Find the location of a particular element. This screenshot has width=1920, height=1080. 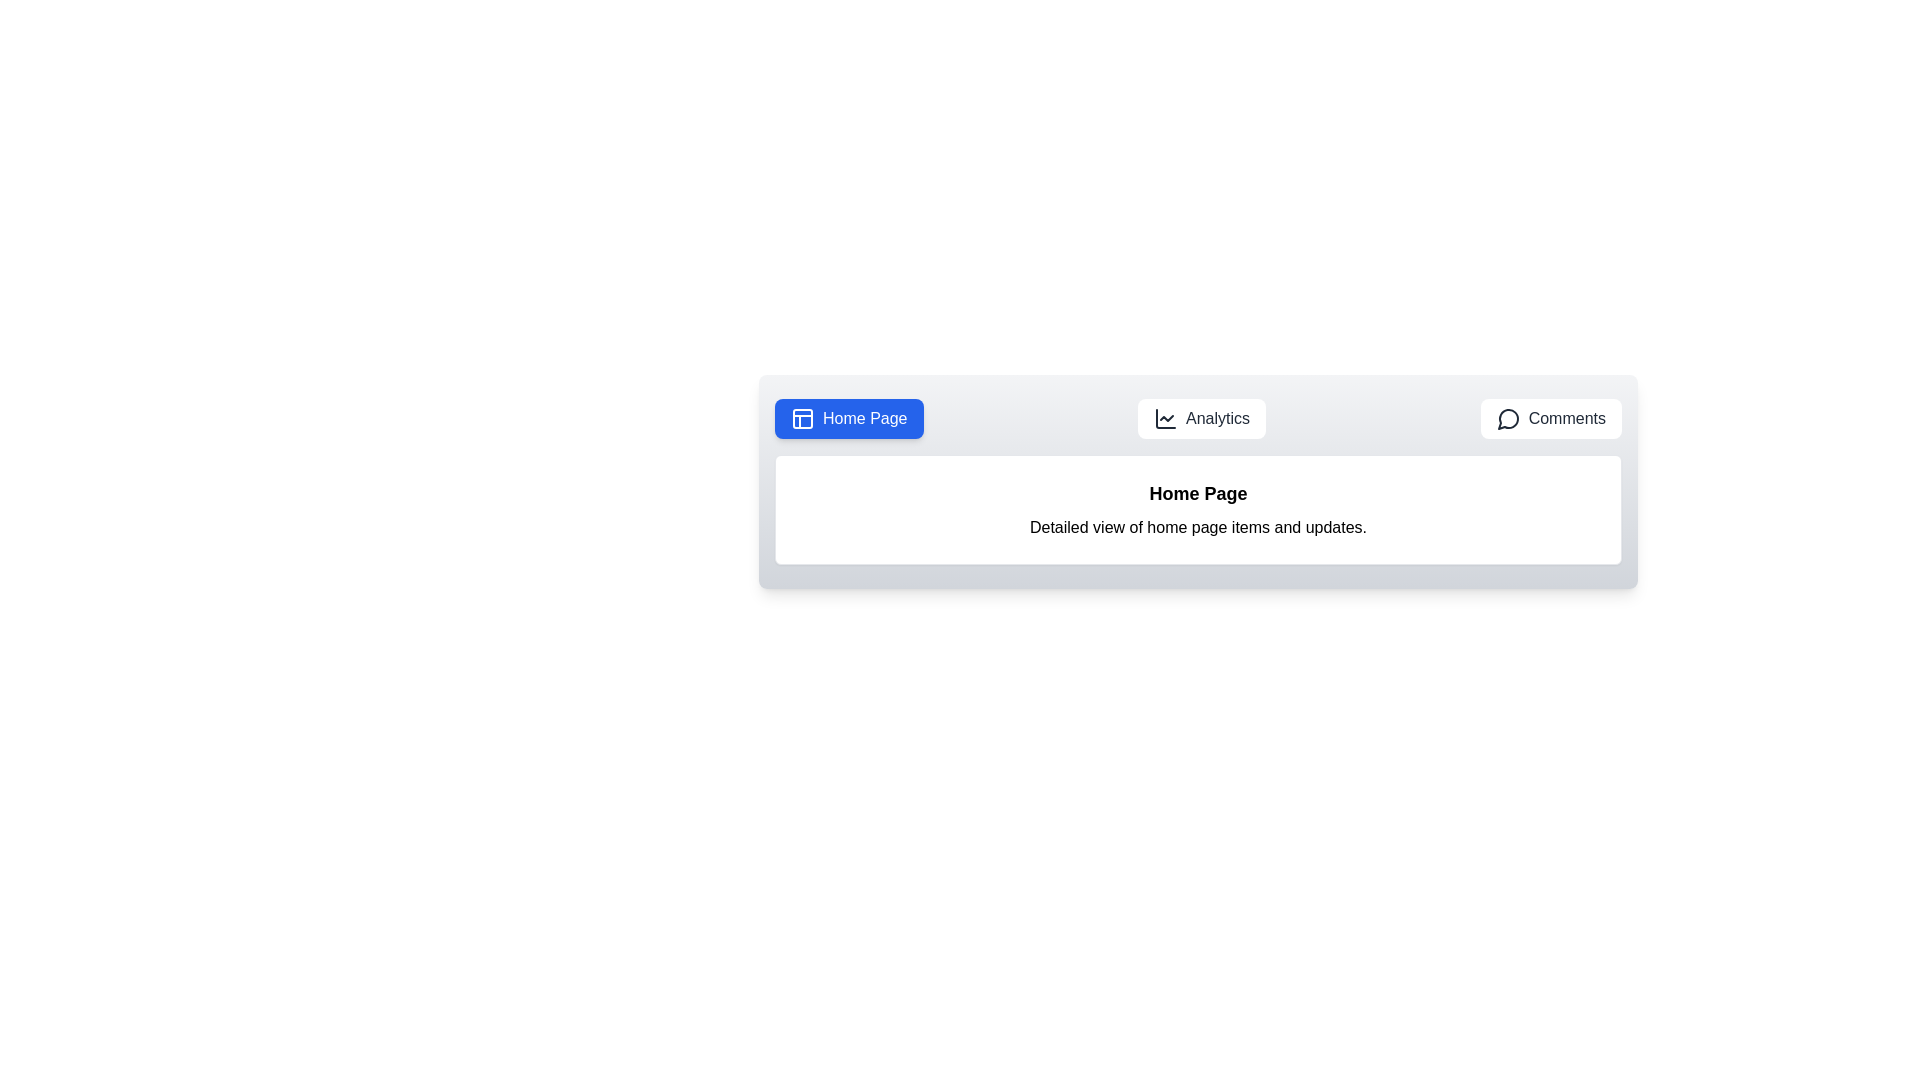

the Home Page tab by clicking on the corresponding tab is located at coordinates (849, 418).